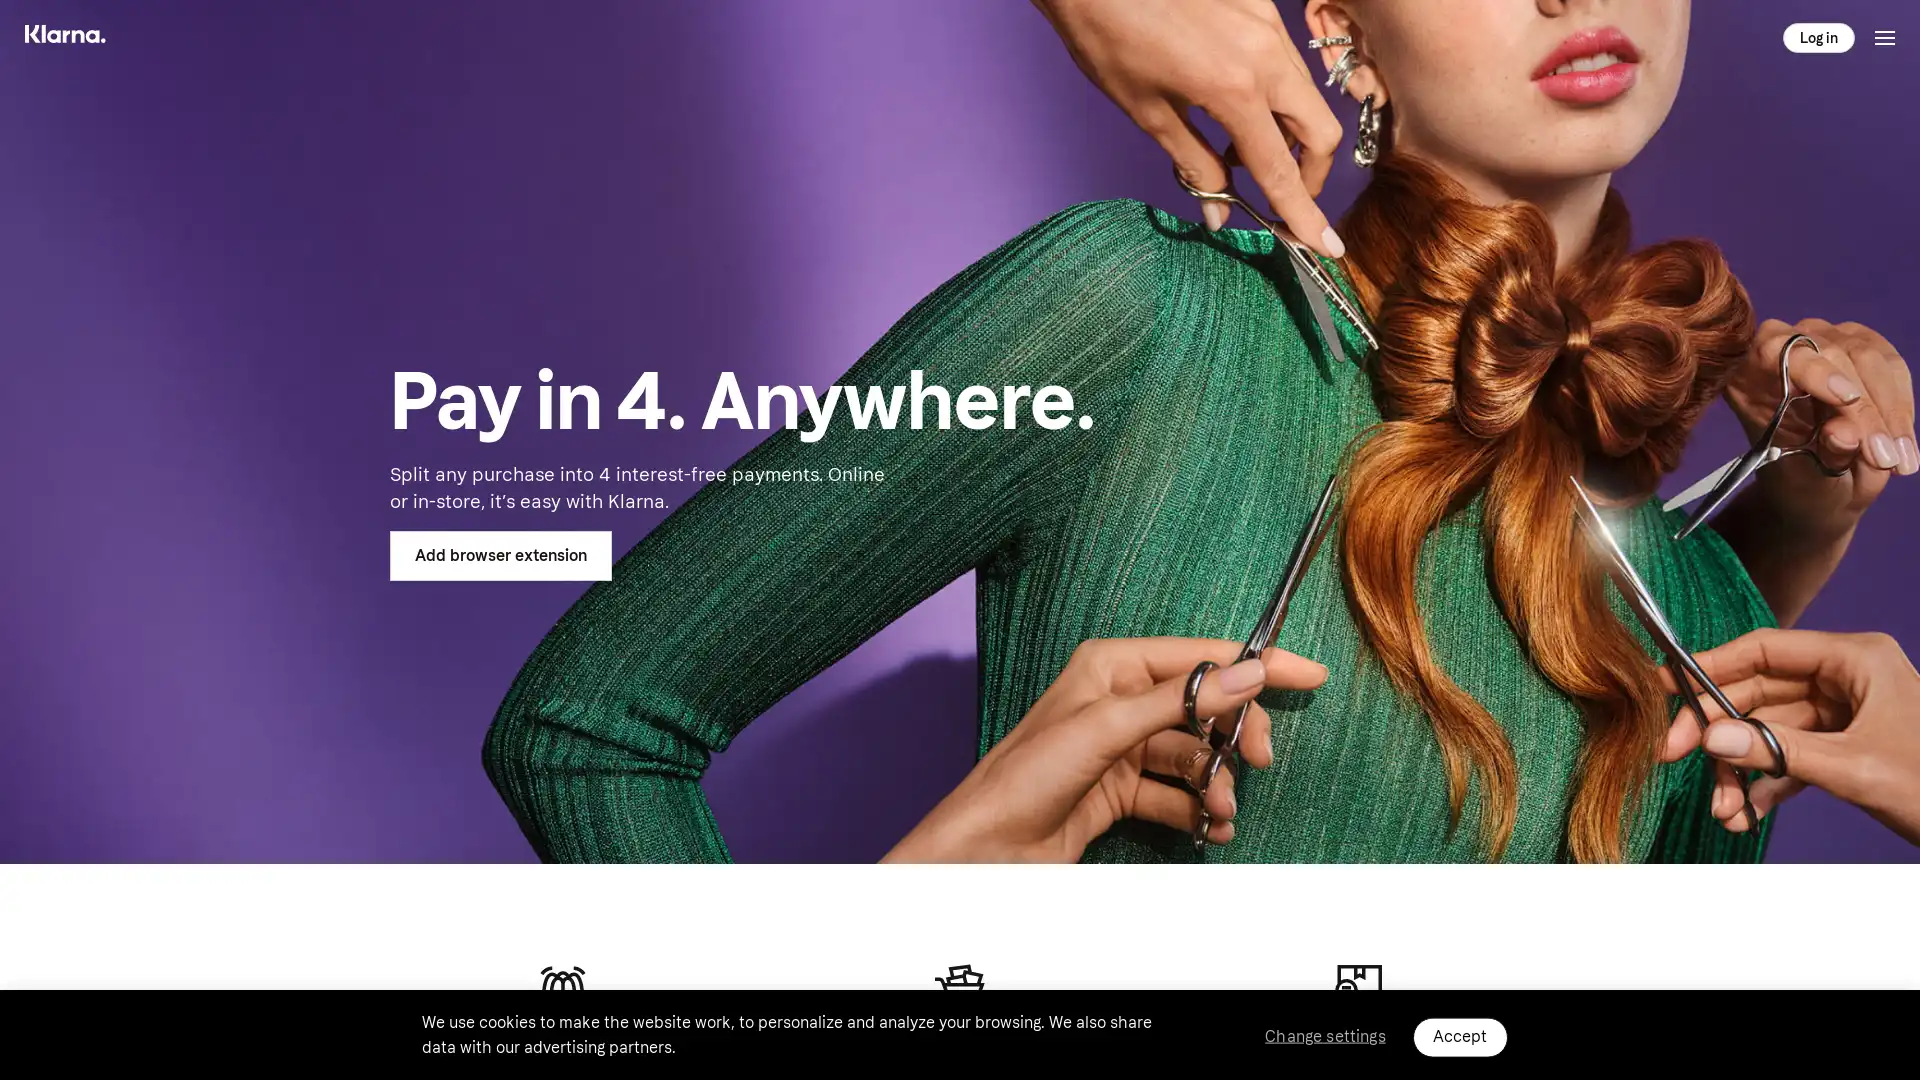 Image resolution: width=1920 pixels, height=1080 pixels. What do you see at coordinates (1884, 37) in the screenshot?
I see `Toggle menu` at bounding box center [1884, 37].